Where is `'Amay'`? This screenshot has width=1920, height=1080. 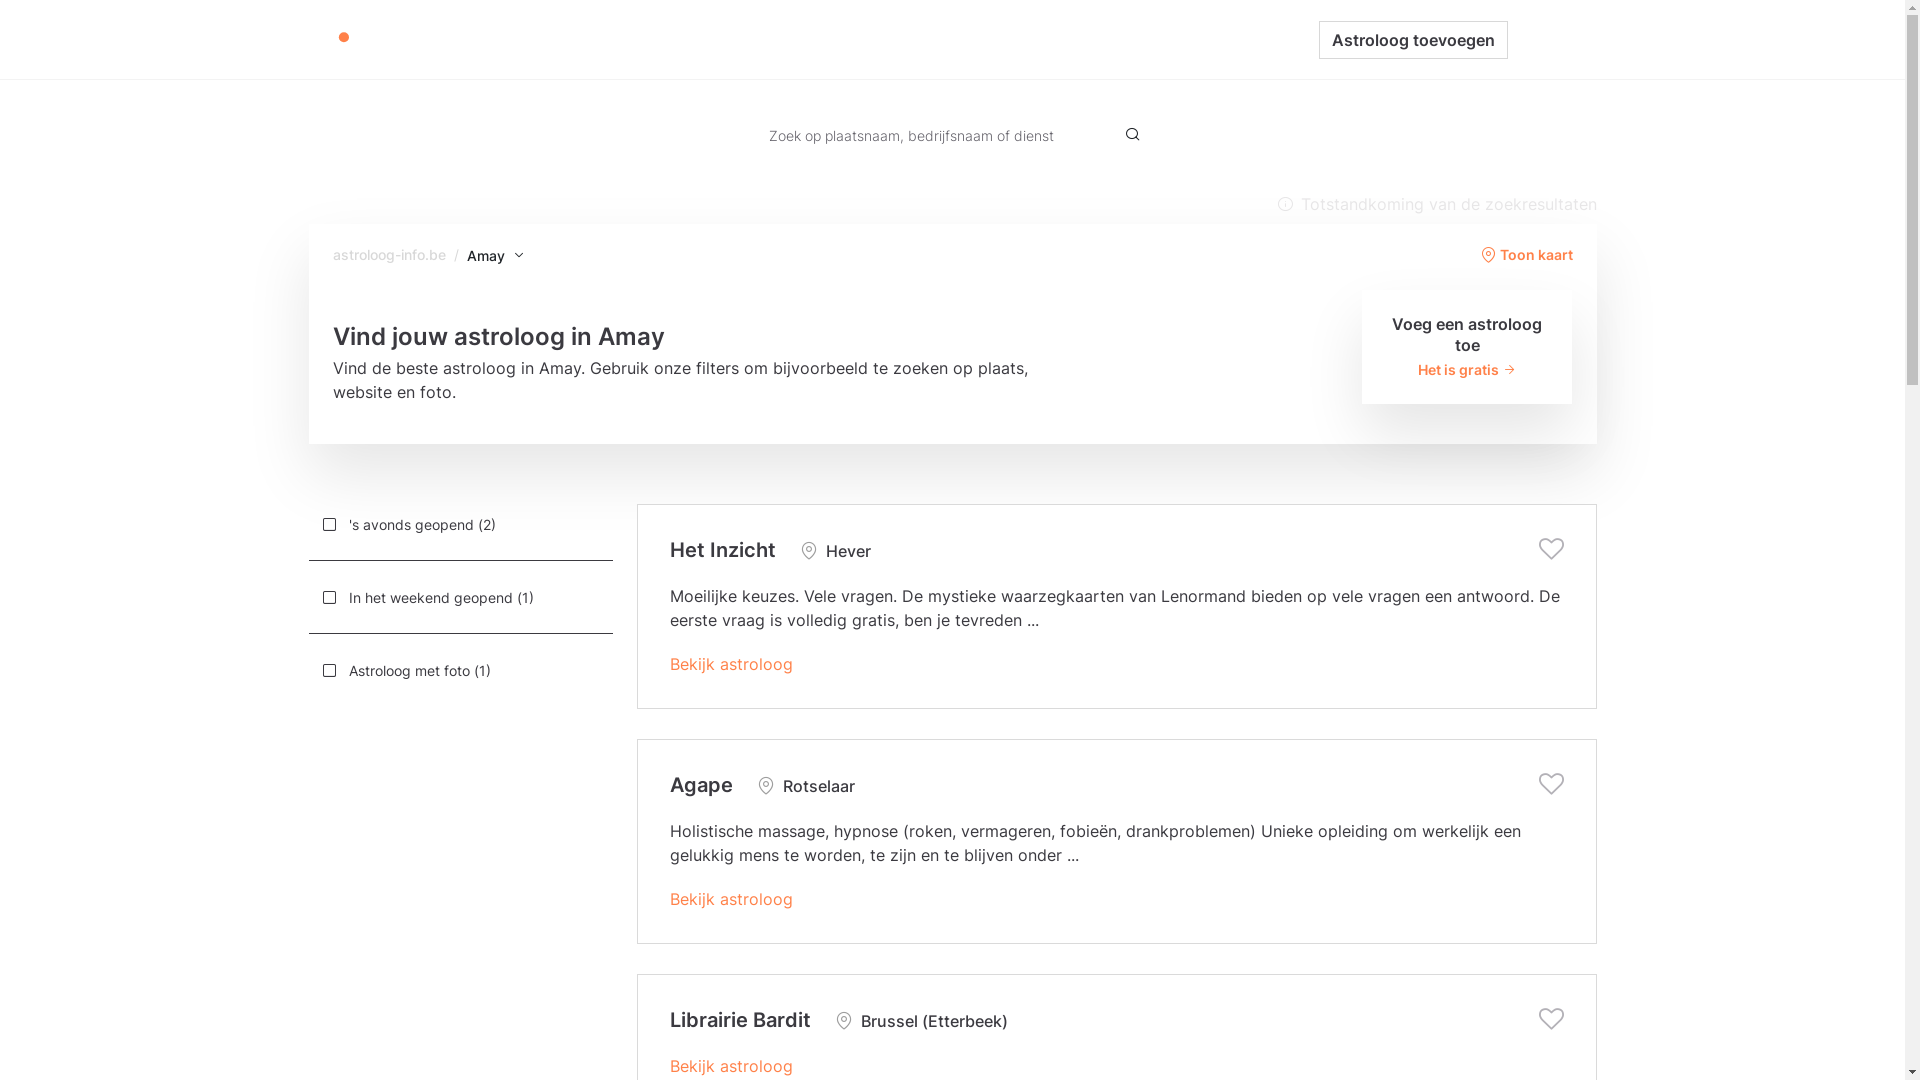 'Amay' is located at coordinates (495, 254).